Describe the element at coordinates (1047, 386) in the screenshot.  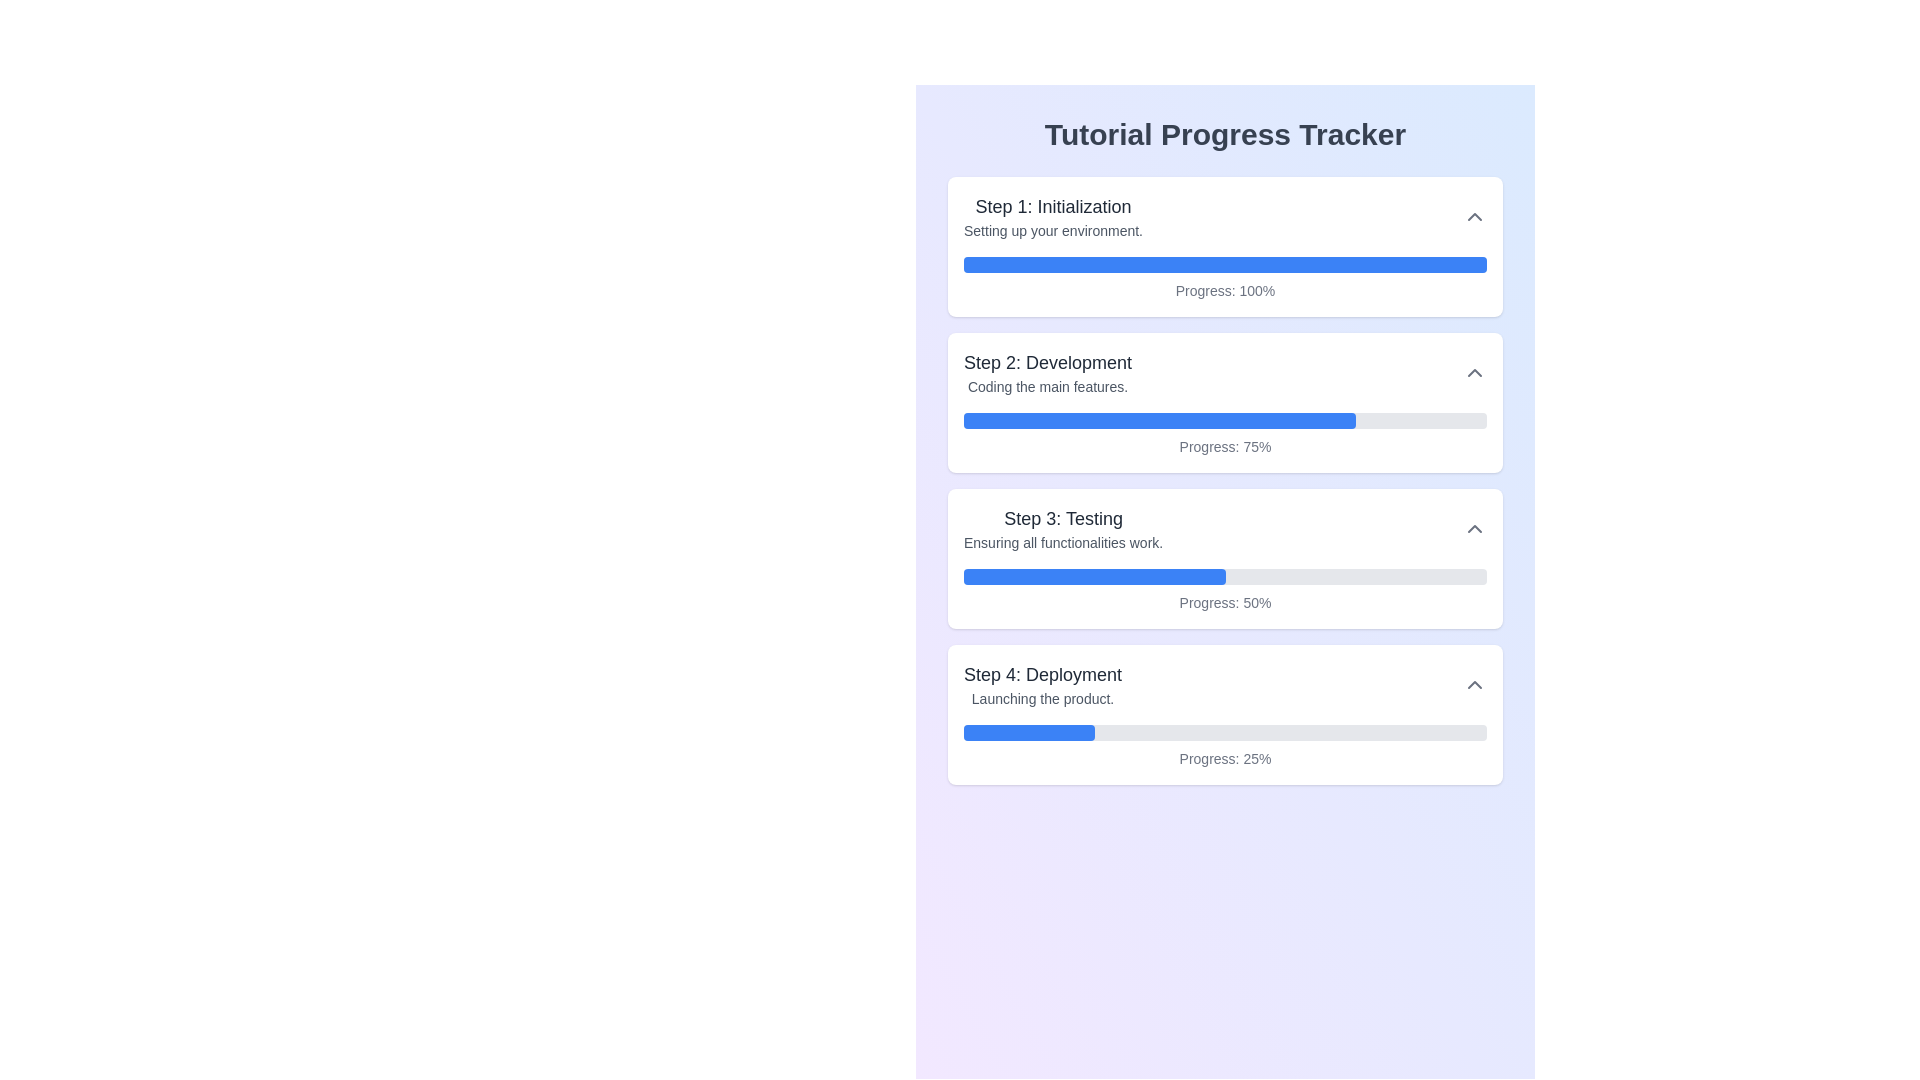
I see `the static text element that provides additional descriptive information for 'Step 2: Development', located beneath the title and above the blue progress bar labeled 'Progress: 75%'` at that location.